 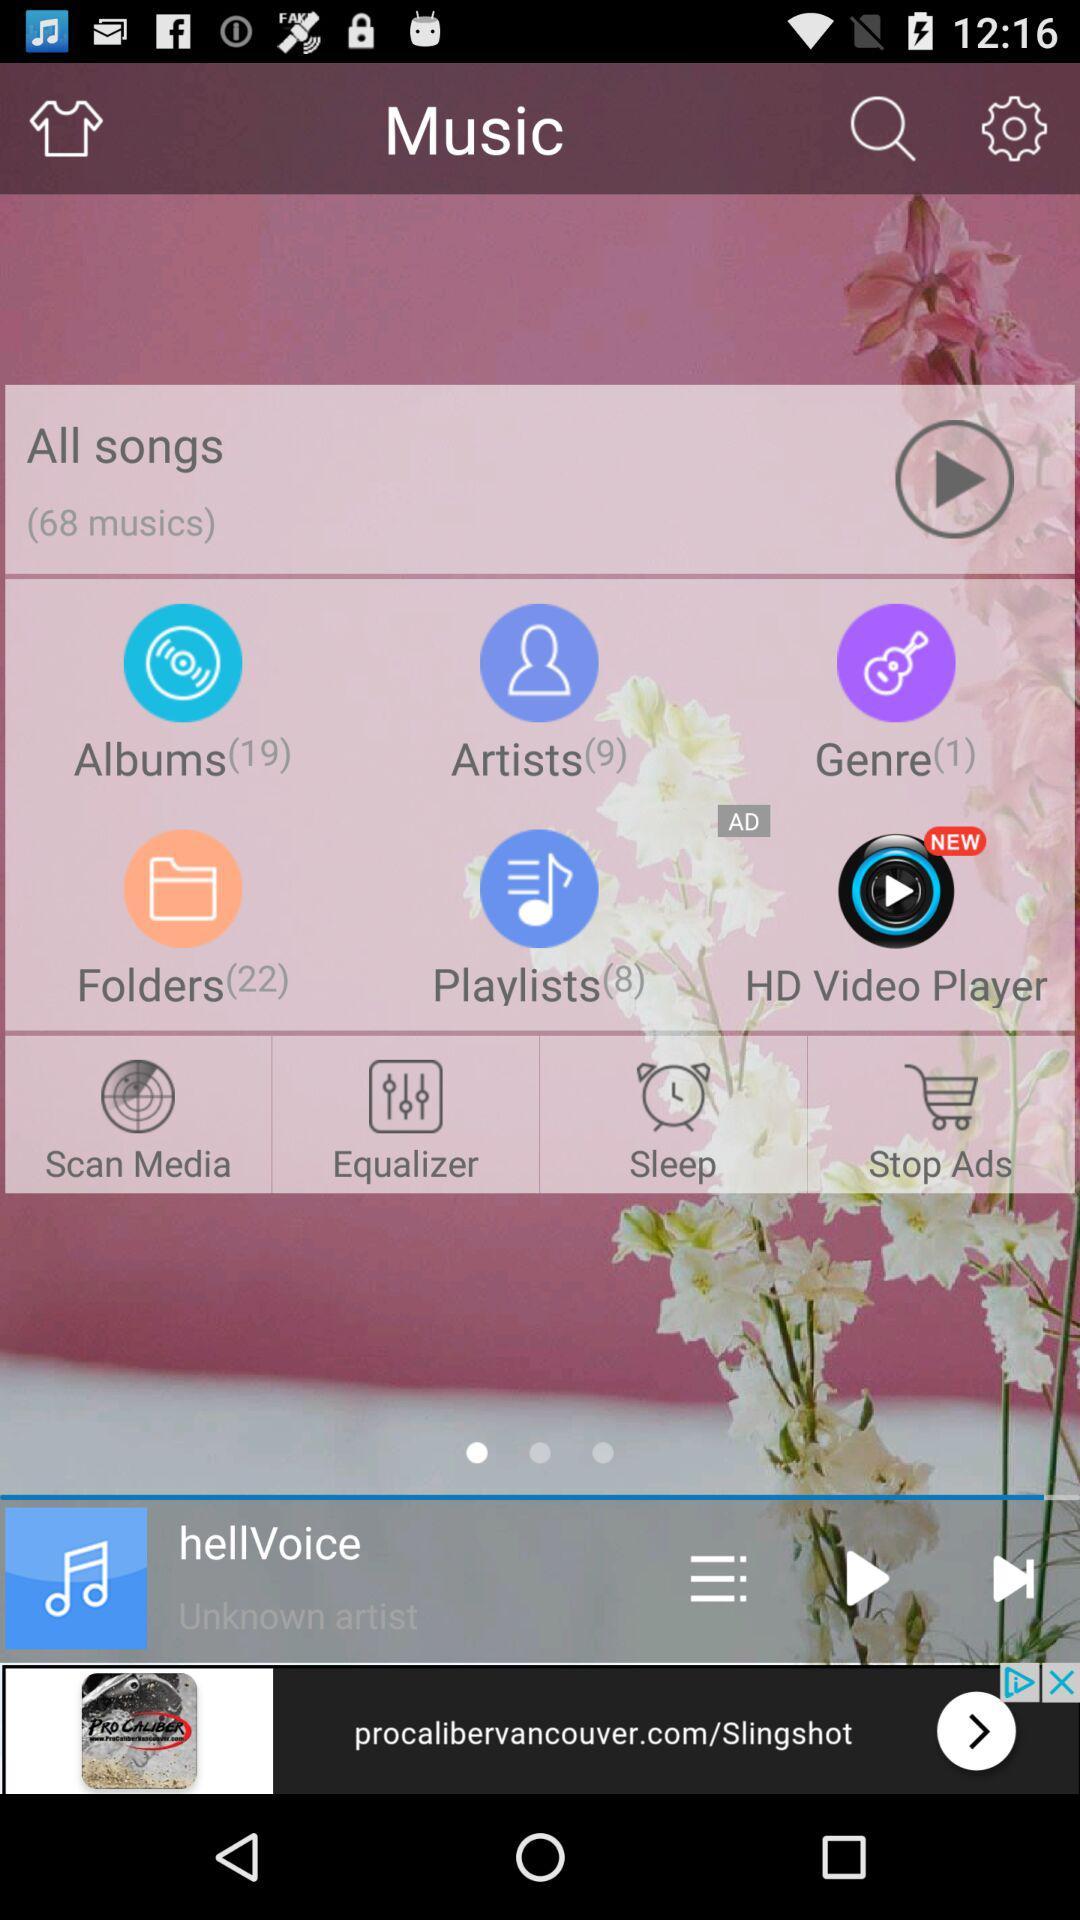 What do you see at coordinates (867, 1688) in the screenshot?
I see `the play icon` at bounding box center [867, 1688].